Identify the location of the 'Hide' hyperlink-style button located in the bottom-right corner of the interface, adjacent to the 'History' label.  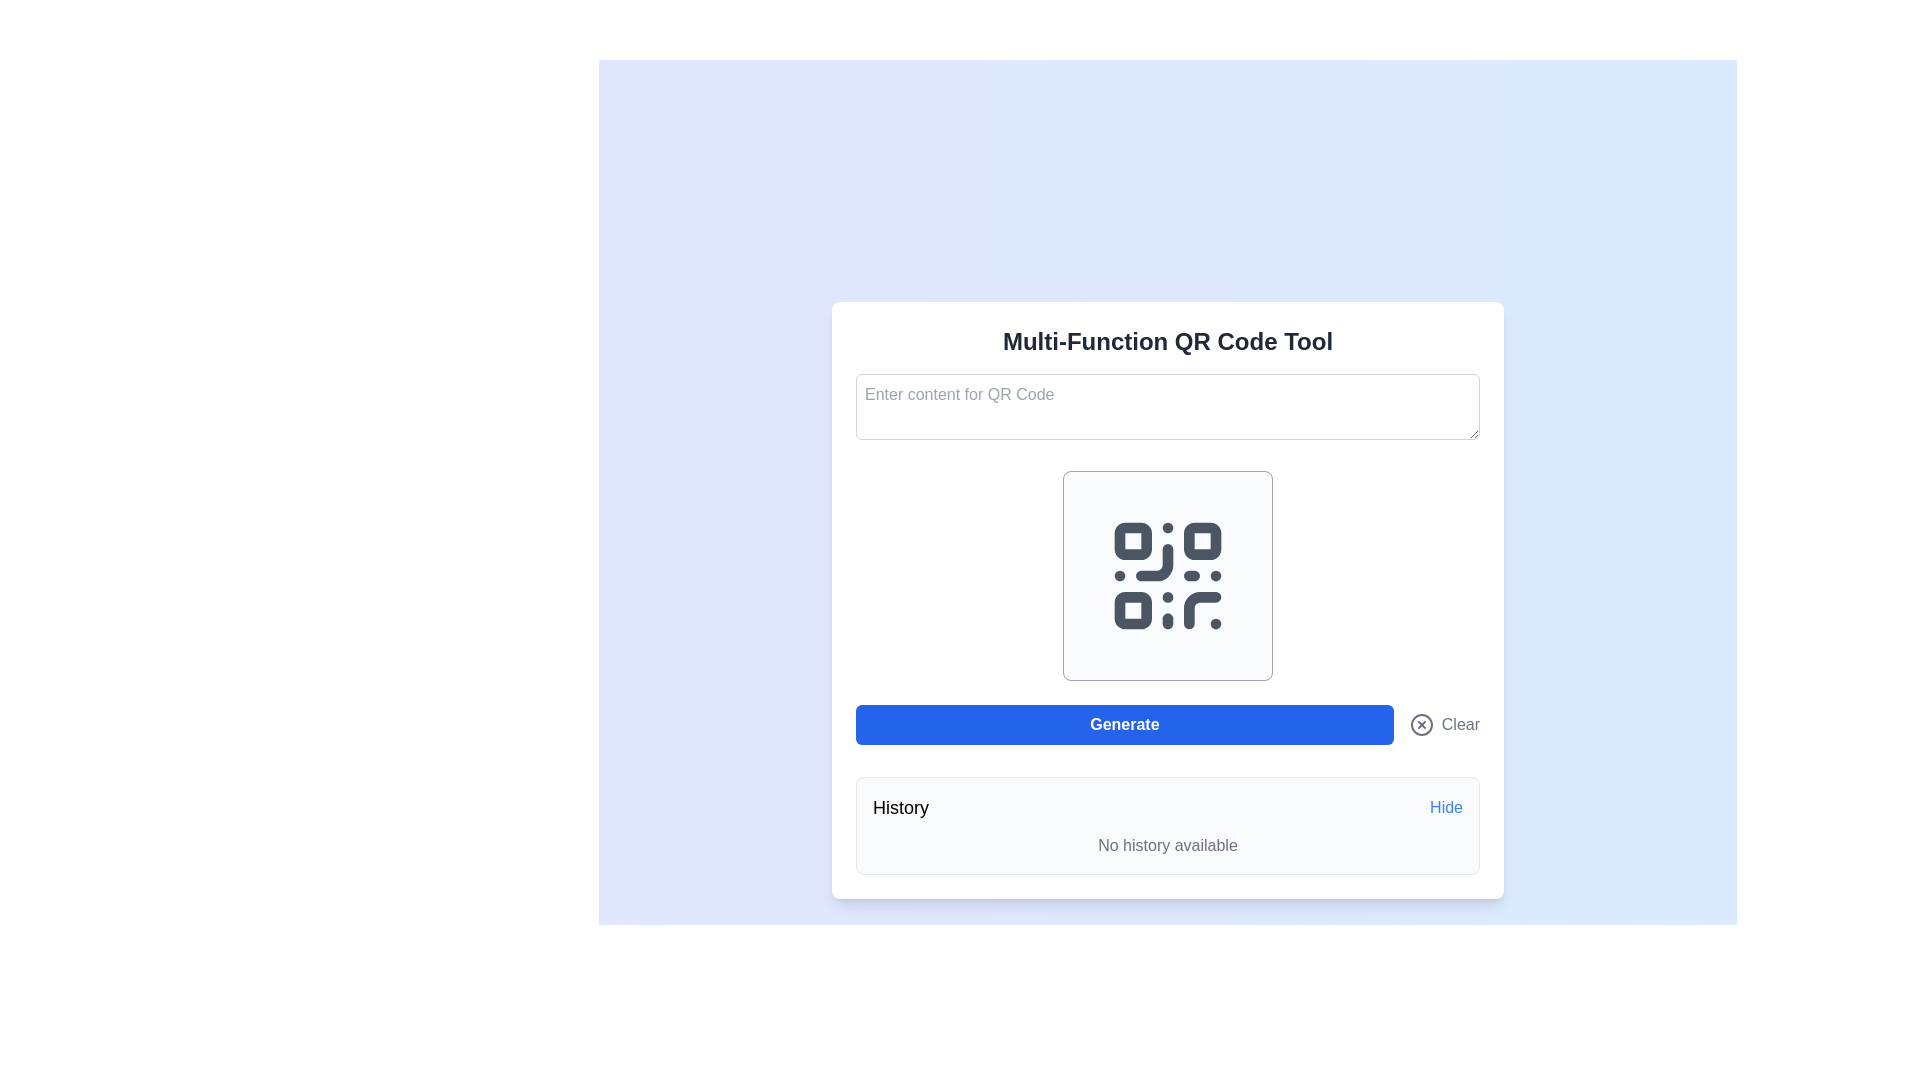
(1446, 806).